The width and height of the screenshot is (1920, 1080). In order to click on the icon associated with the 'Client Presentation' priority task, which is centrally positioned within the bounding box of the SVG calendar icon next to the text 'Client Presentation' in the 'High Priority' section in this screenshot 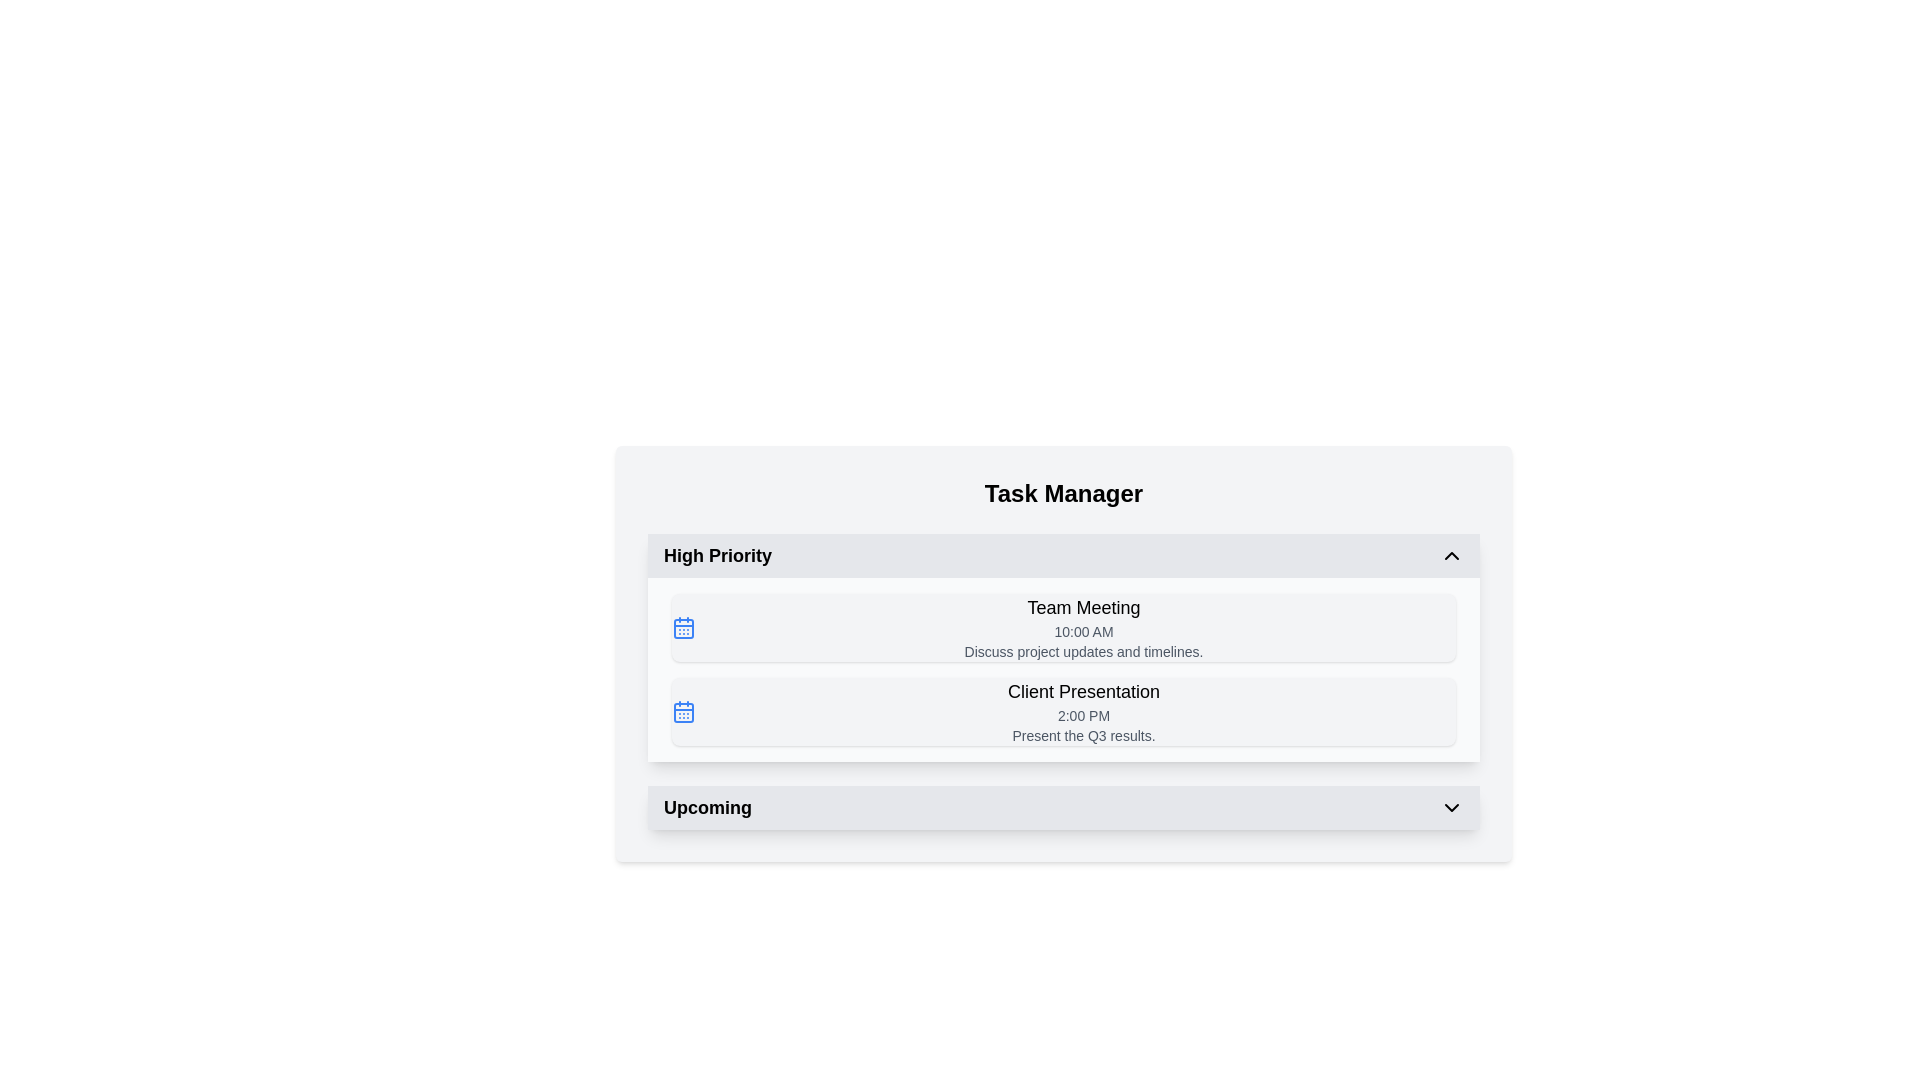, I will do `click(684, 712)`.